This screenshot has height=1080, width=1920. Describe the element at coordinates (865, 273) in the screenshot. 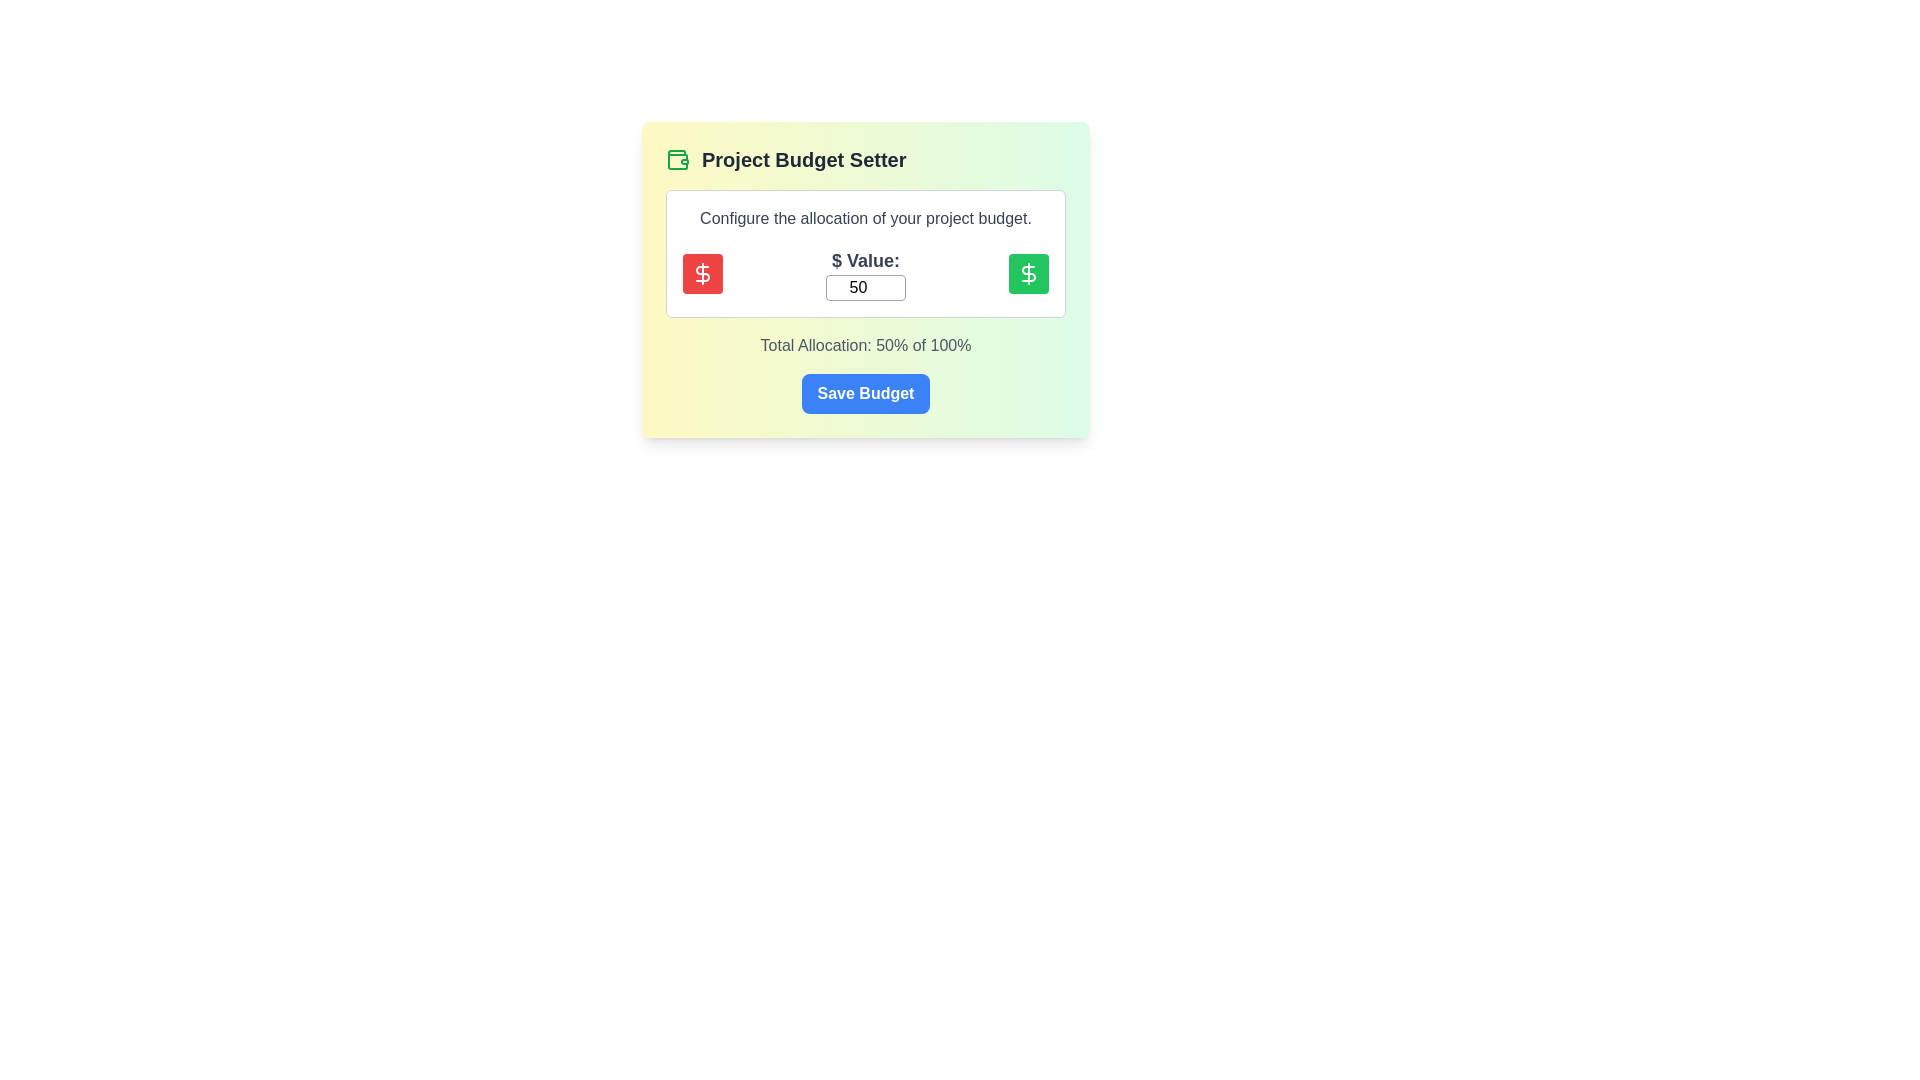

I see `the label displaying '$ Value:' which serves as the header for the numeric input field, positioned centrally between a red button on the left and a green button on the right` at that location.